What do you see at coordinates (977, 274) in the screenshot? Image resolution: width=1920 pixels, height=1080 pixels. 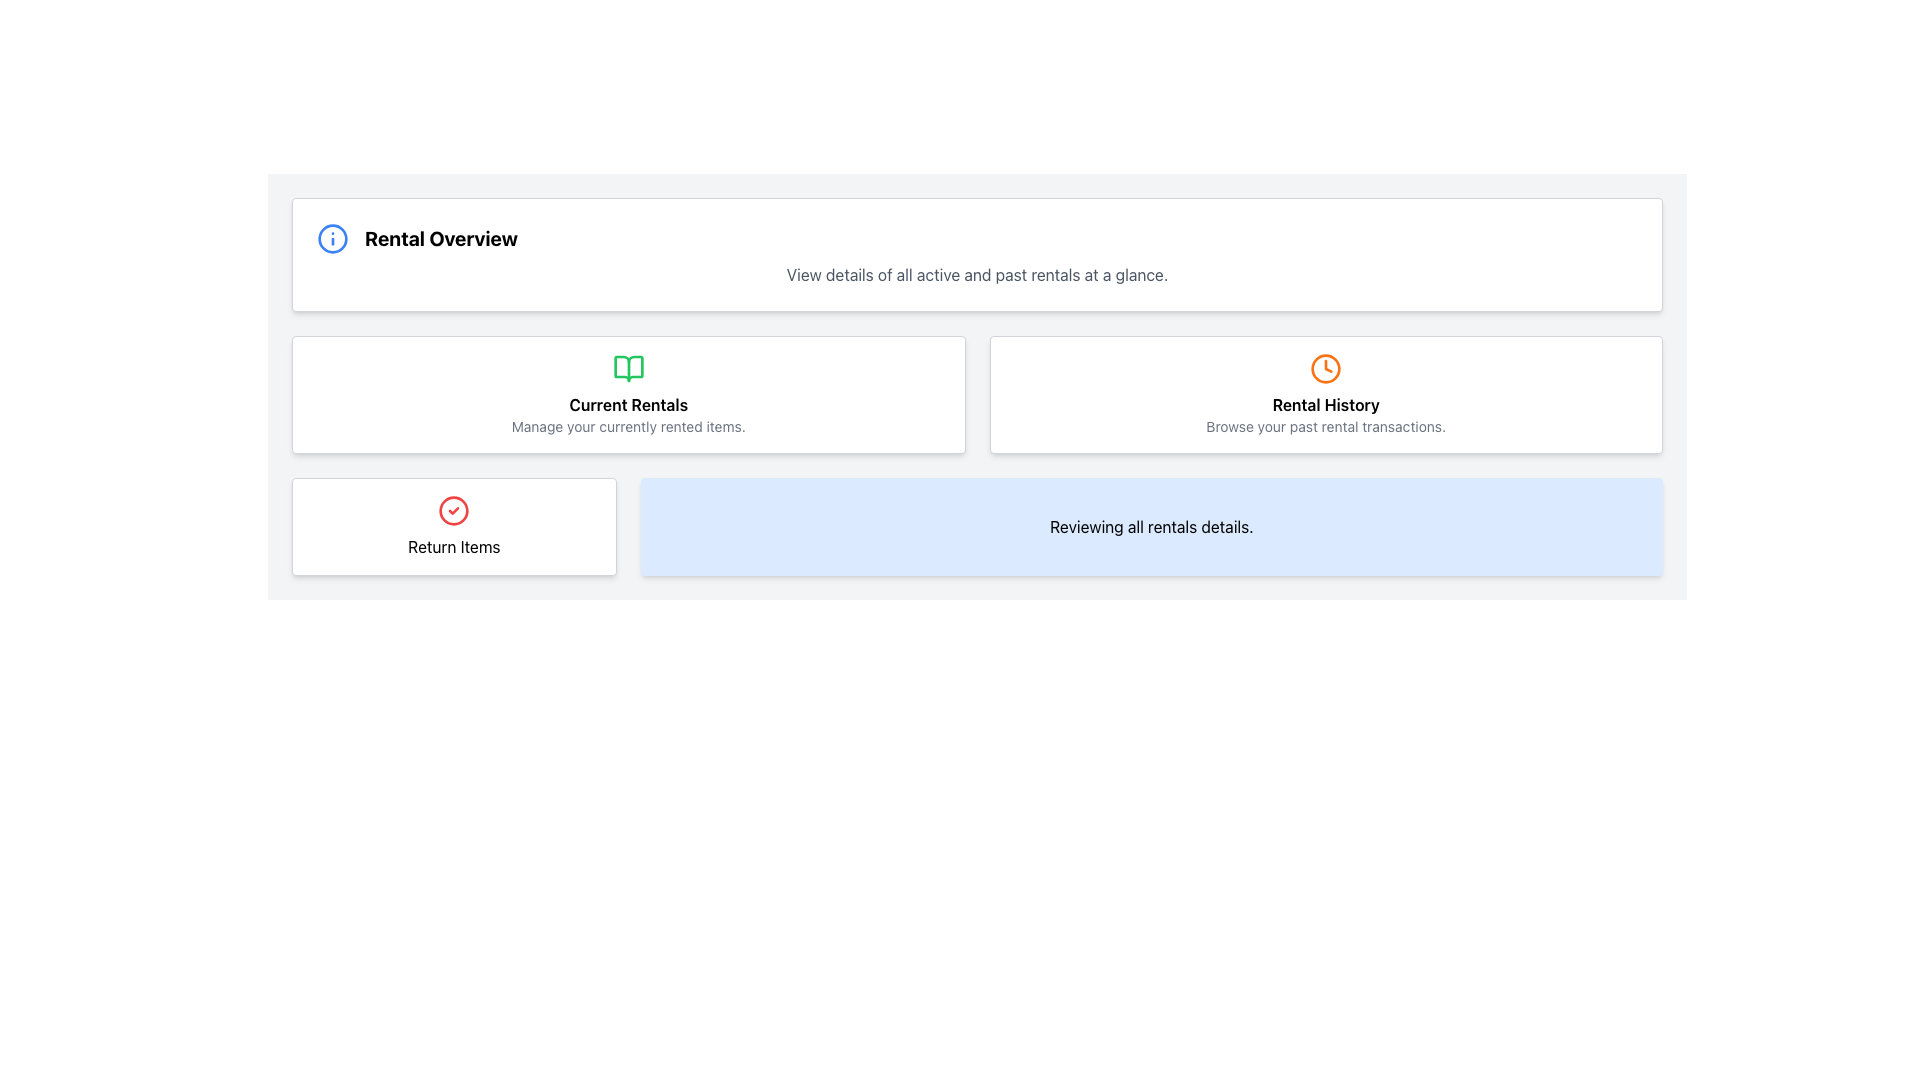 I see `the text content area displaying the message 'View details of all active and past rentals at a glance.' located directly below the bold title 'Rental Overview'` at bounding box center [977, 274].